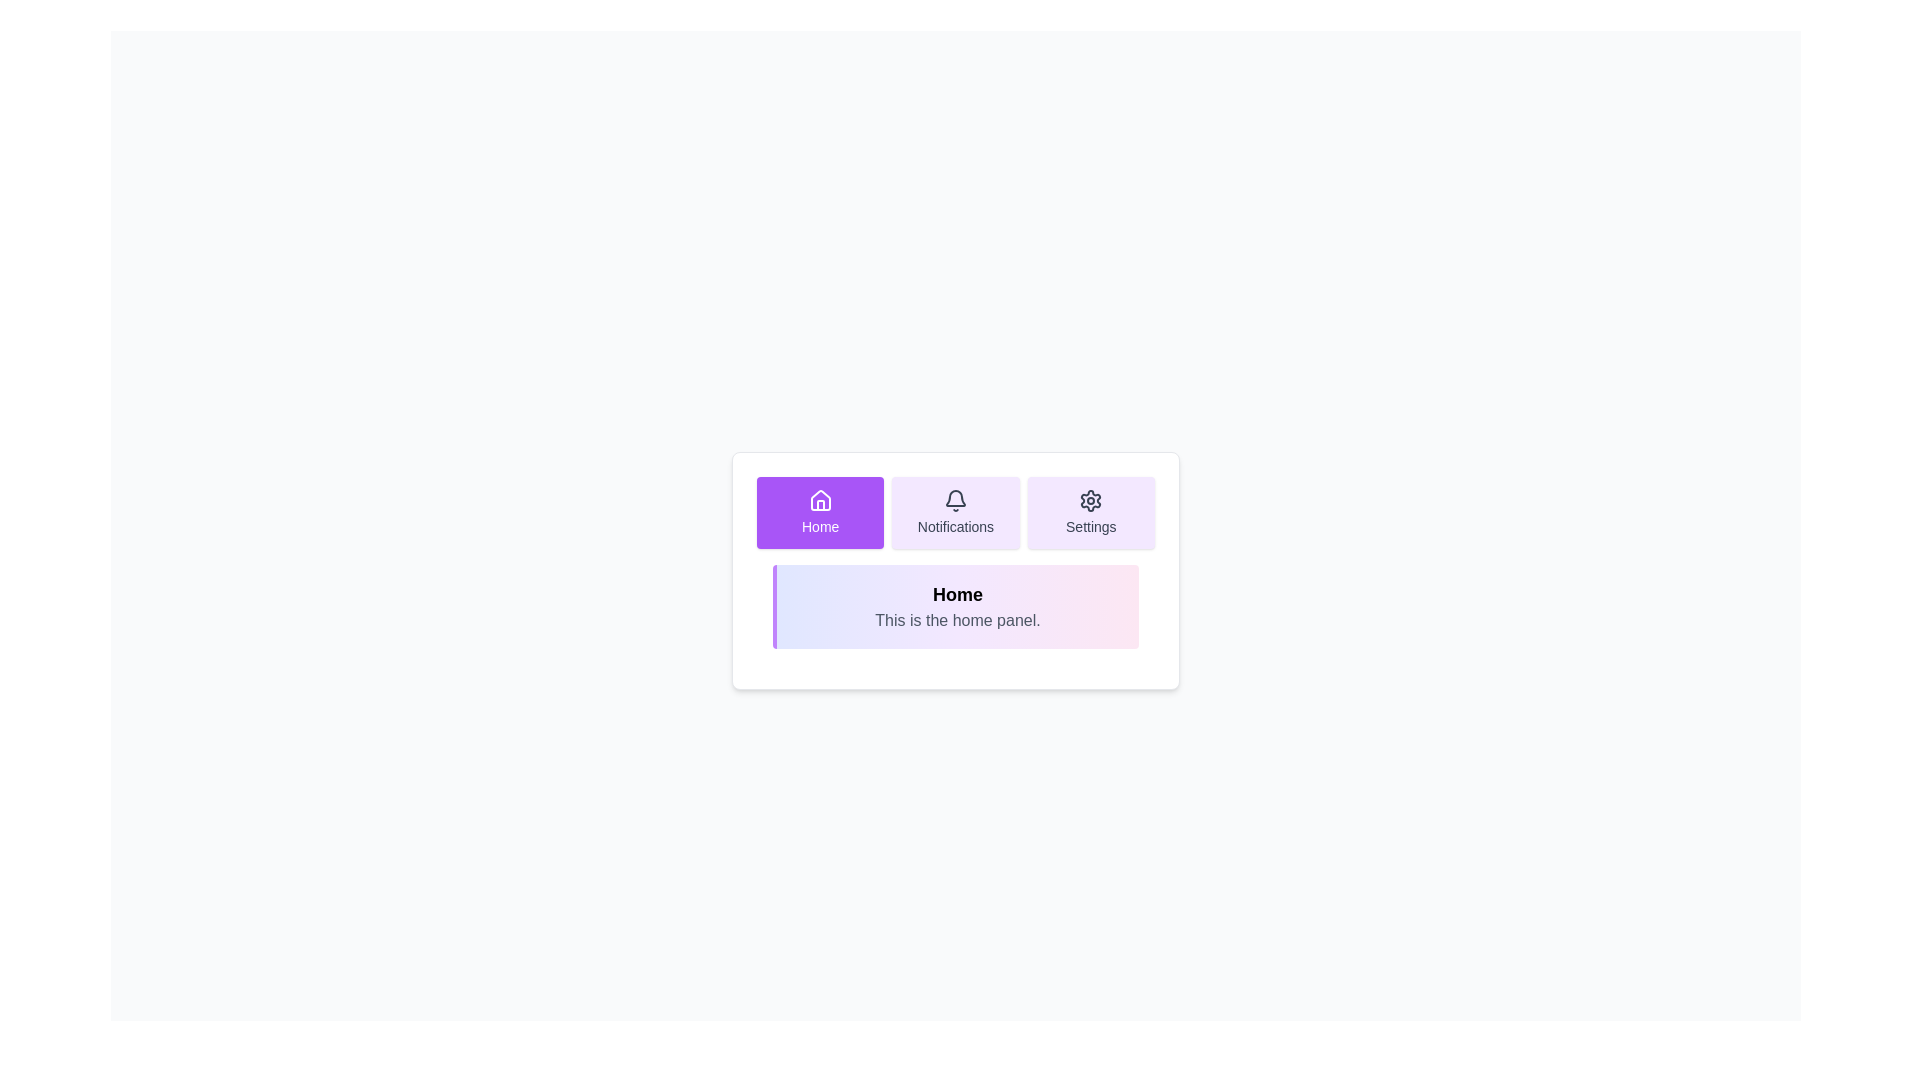 Image resolution: width=1920 pixels, height=1080 pixels. What do you see at coordinates (820, 526) in the screenshot?
I see `the 'Home' text label, which is styled with a small-sized font and located centrally within a purple rounded rectangular button below a house icon` at bounding box center [820, 526].